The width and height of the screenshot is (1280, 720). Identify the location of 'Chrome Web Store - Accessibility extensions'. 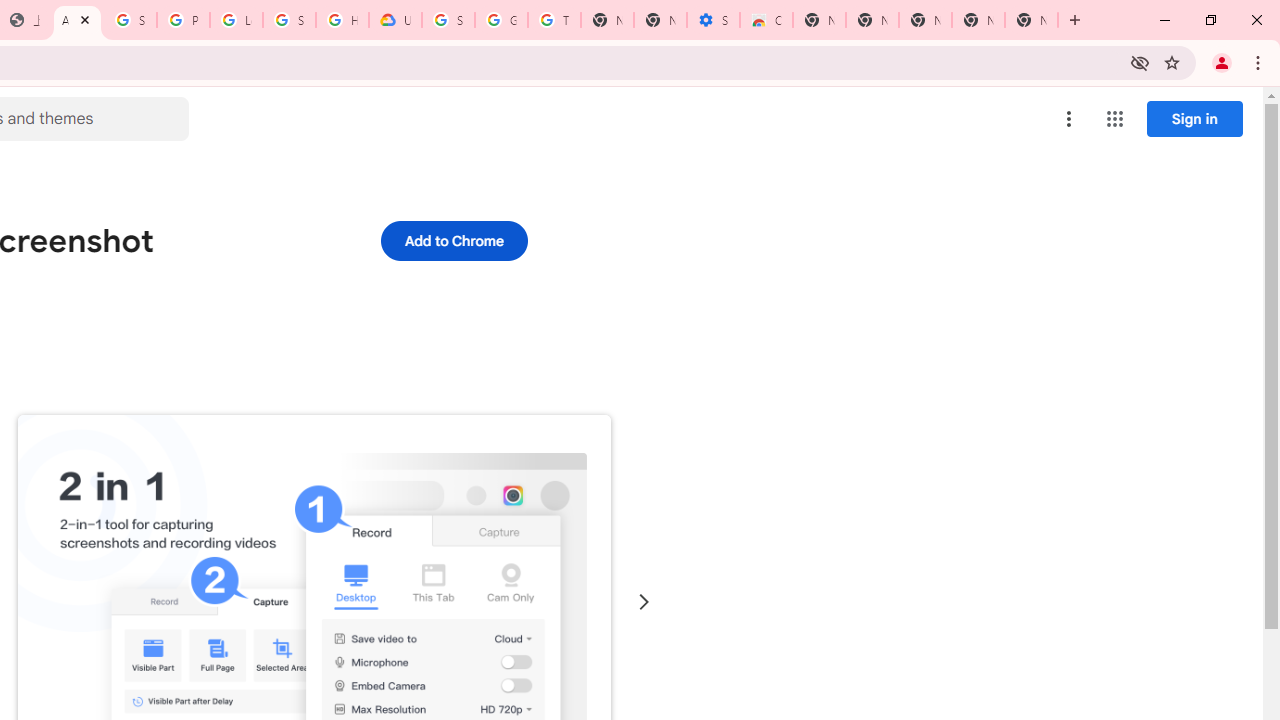
(765, 20).